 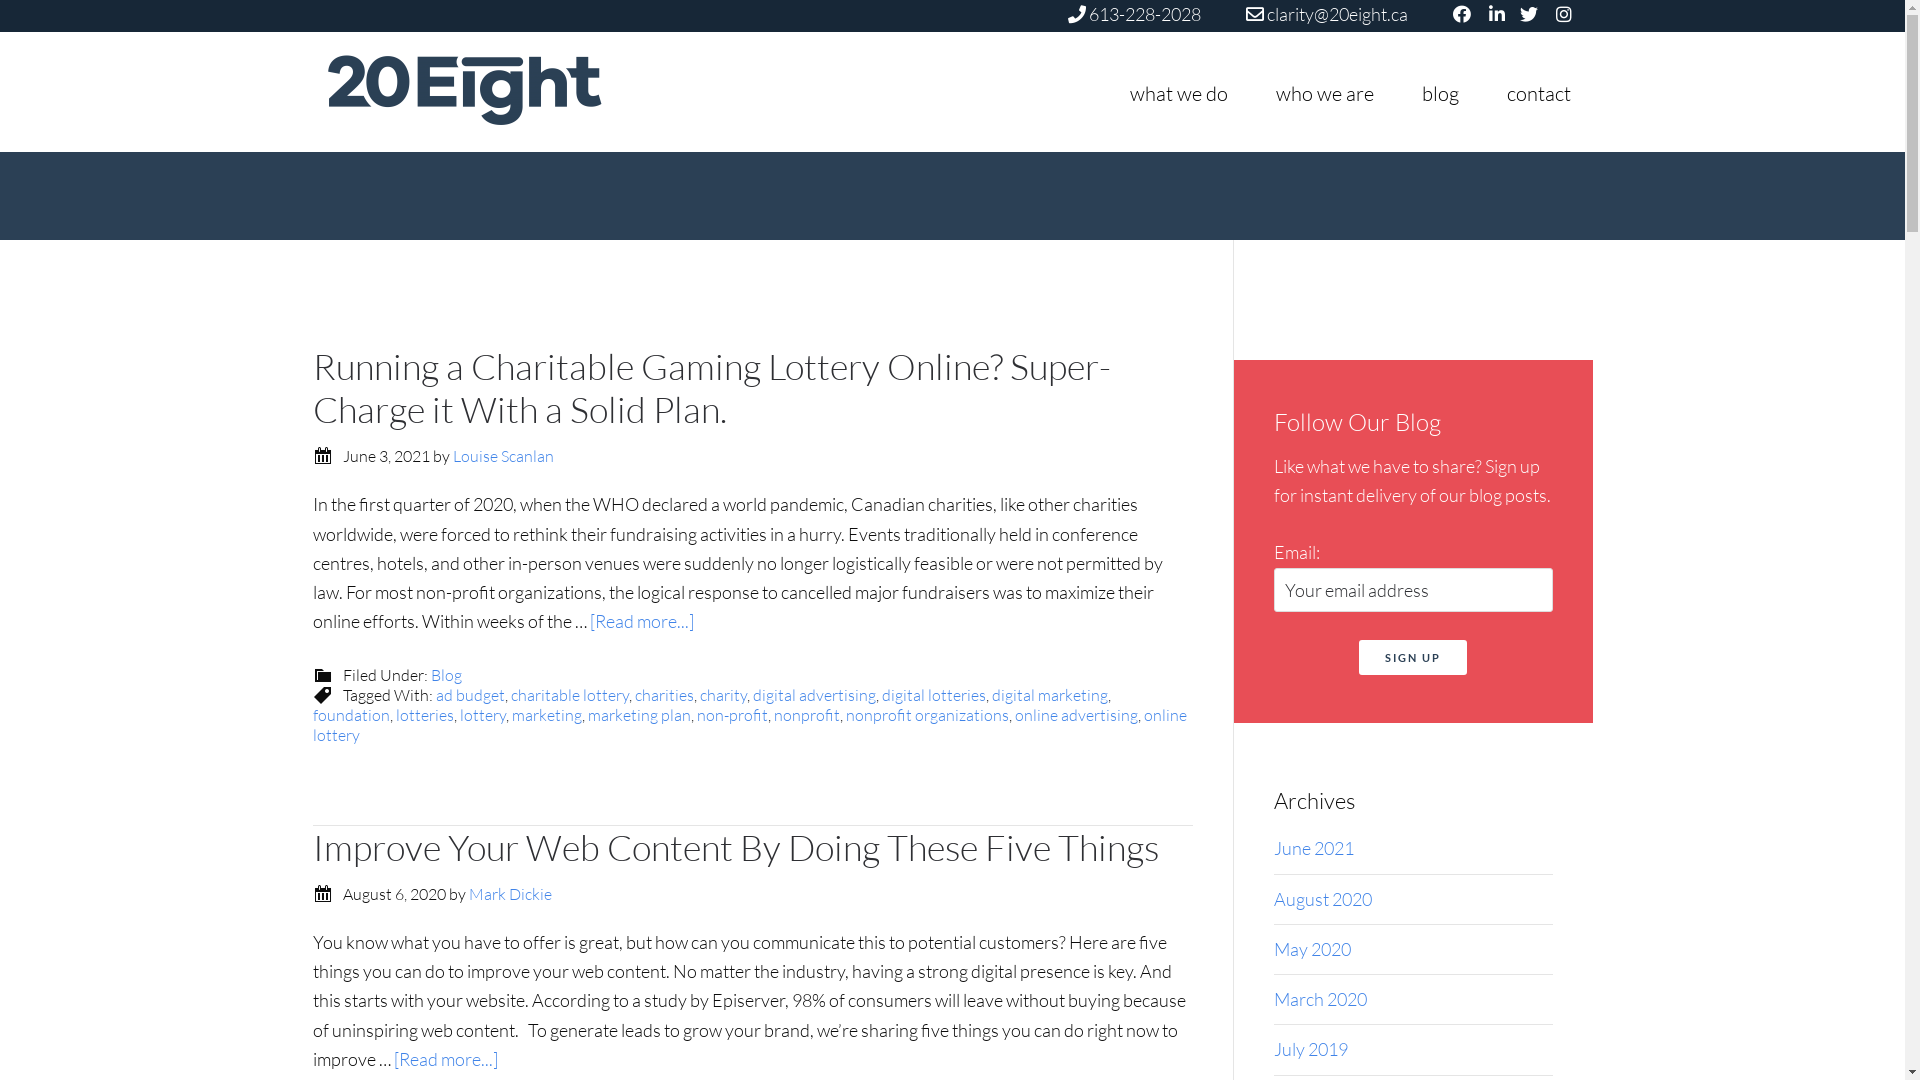 What do you see at coordinates (1536, 93) in the screenshot?
I see `'contact'` at bounding box center [1536, 93].